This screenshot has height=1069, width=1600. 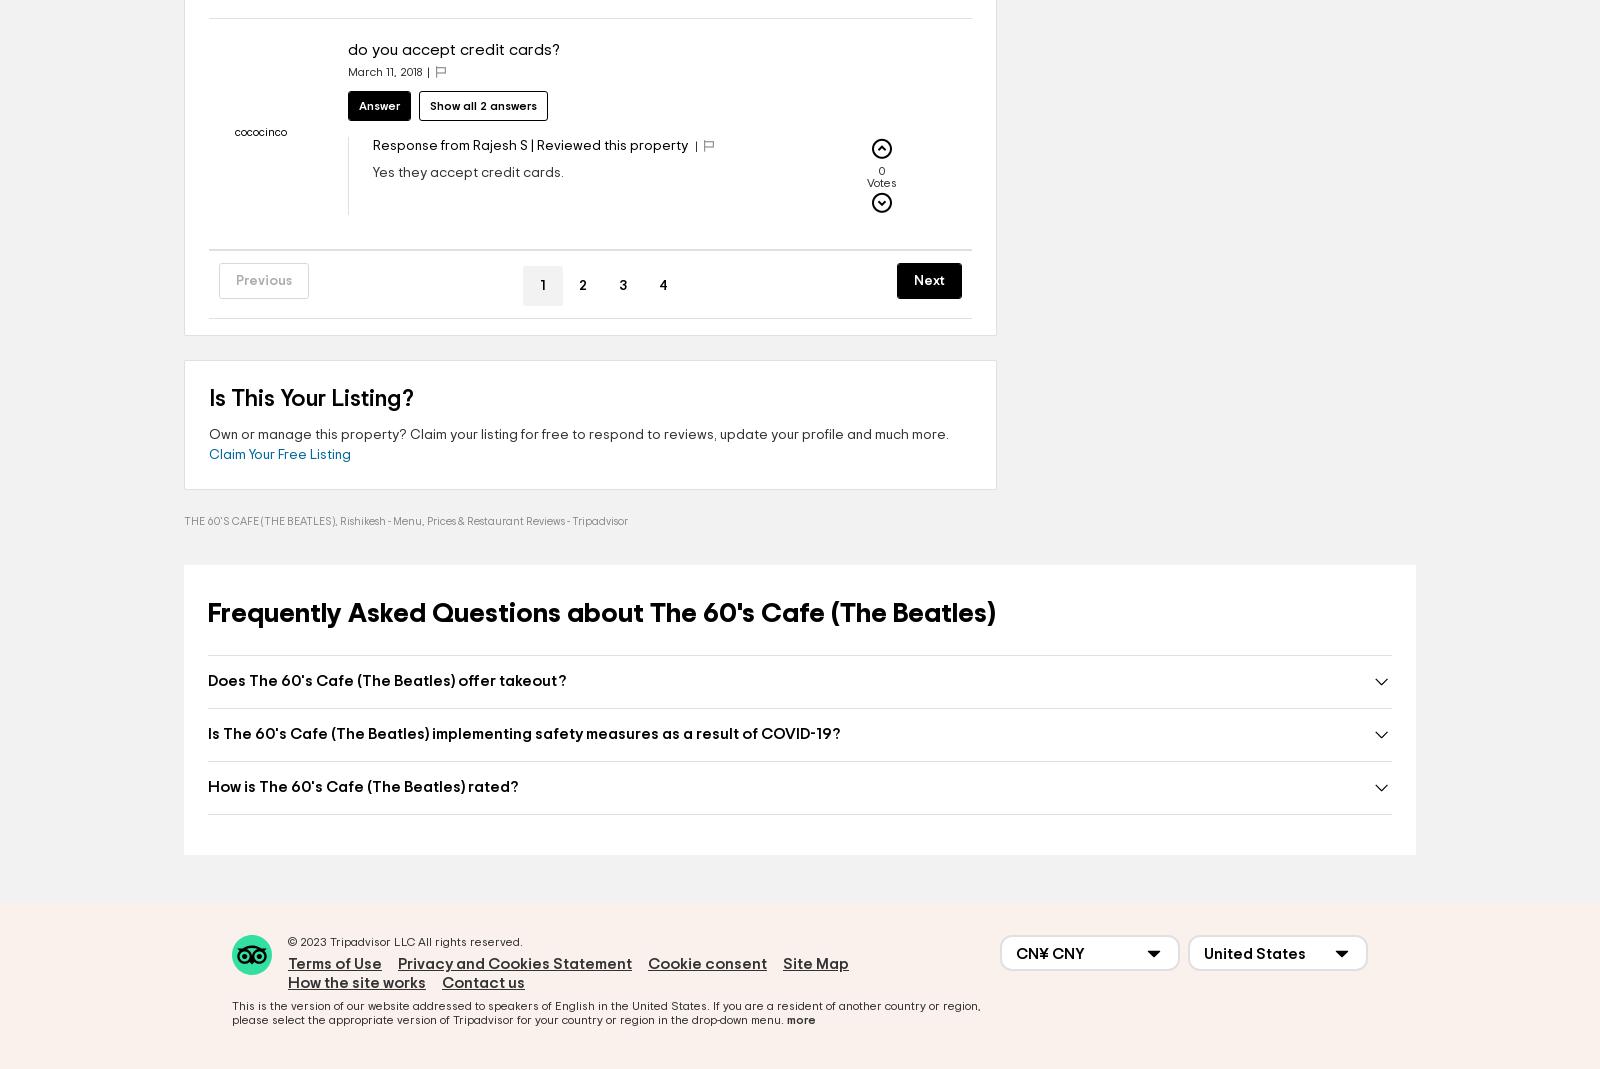 What do you see at coordinates (879, 171) in the screenshot?
I see `'0'` at bounding box center [879, 171].